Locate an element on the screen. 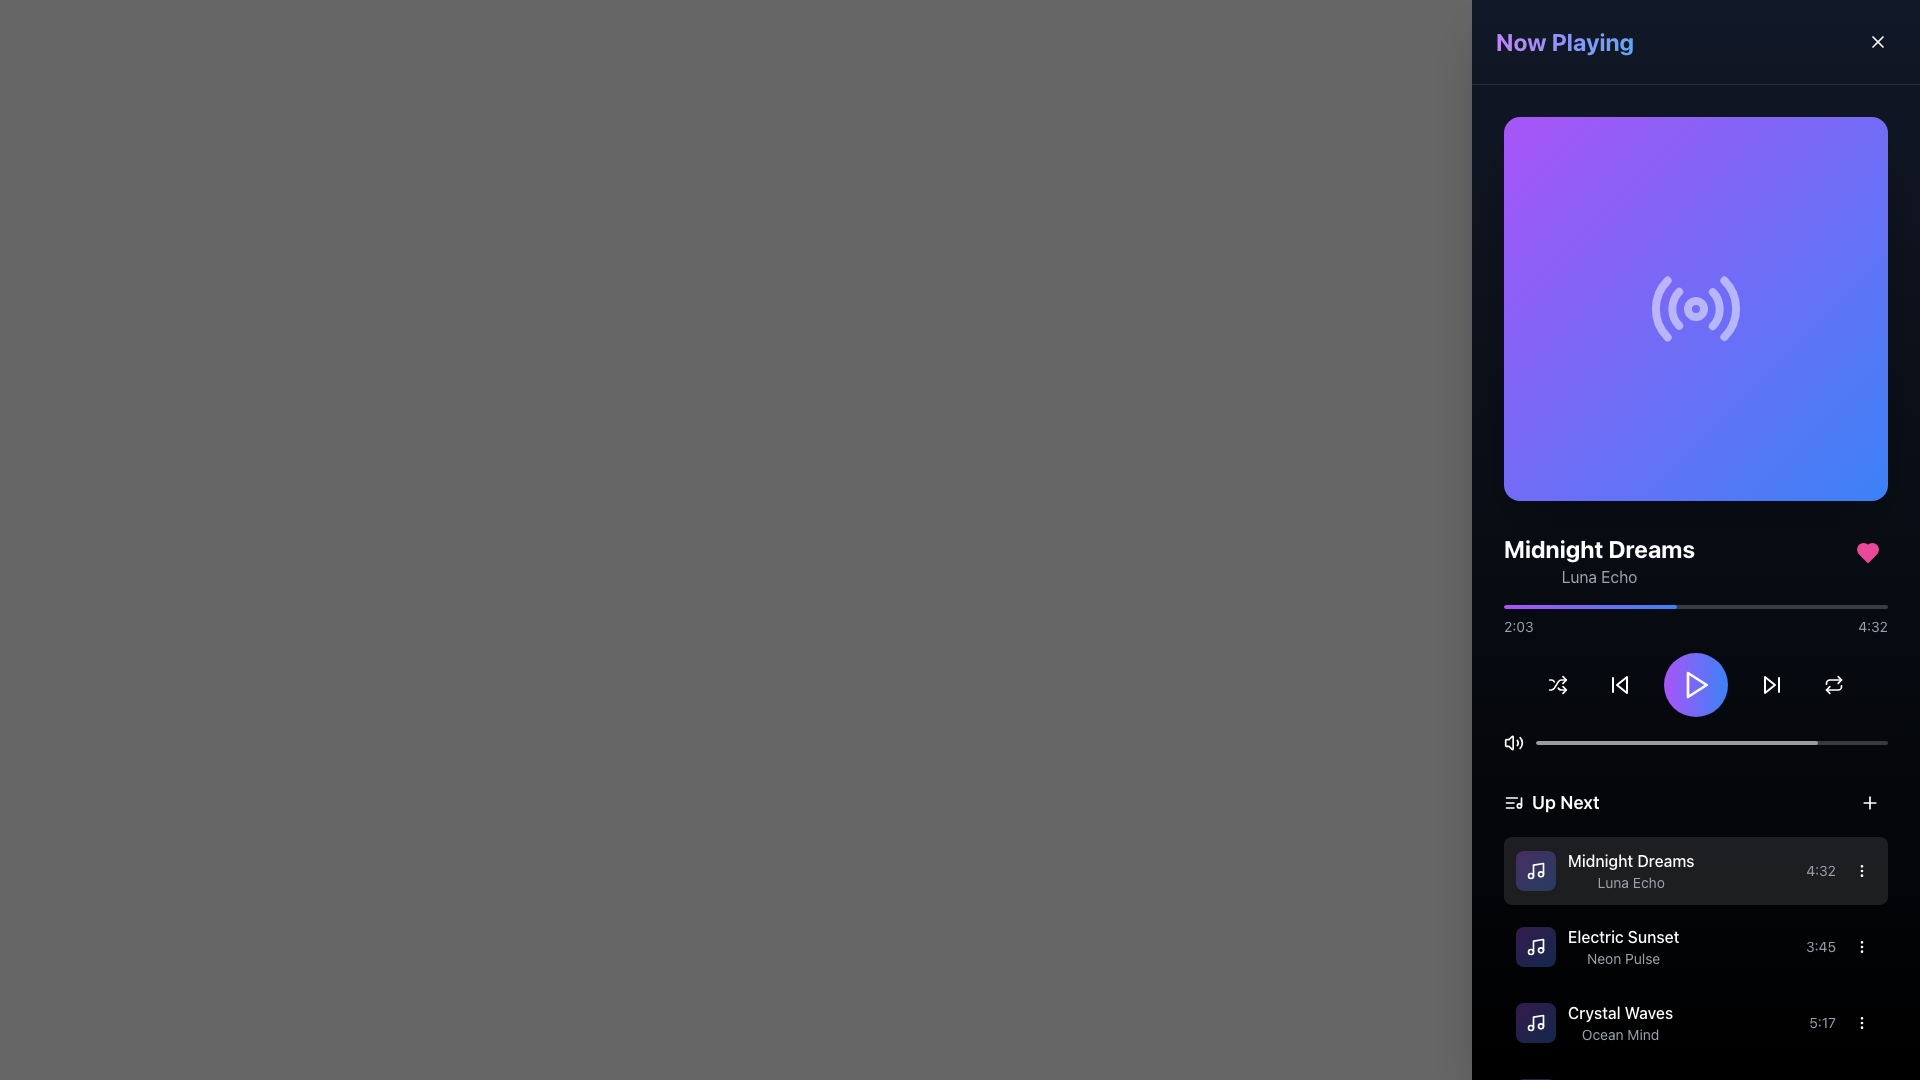 This screenshot has width=1920, height=1080. the triangular play icon button, which is styled with a white icon on a dark background, located in the bottom area of the right-hand control panel as the fifth button from the left is located at coordinates (1771, 684).